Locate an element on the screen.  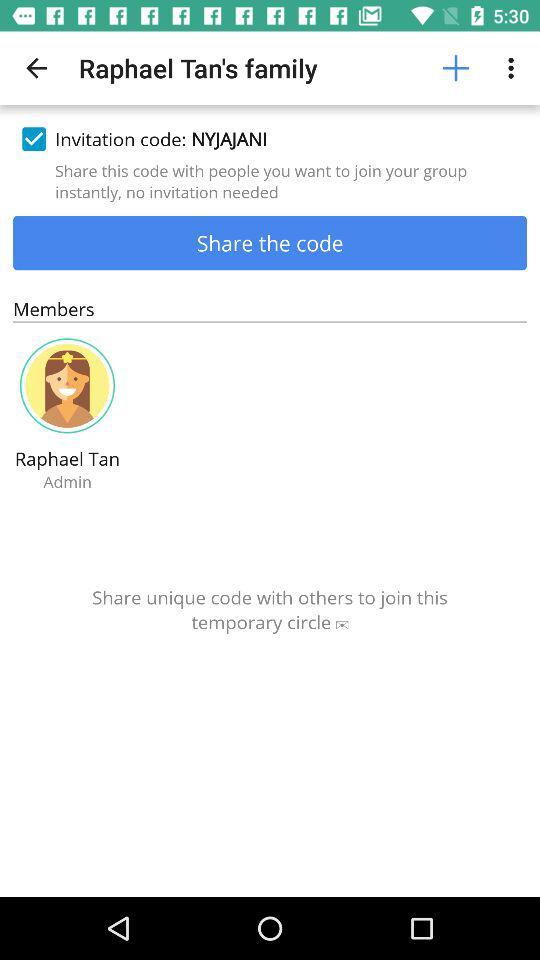
the icon above invitation code: nyjajani icon is located at coordinates (36, 68).